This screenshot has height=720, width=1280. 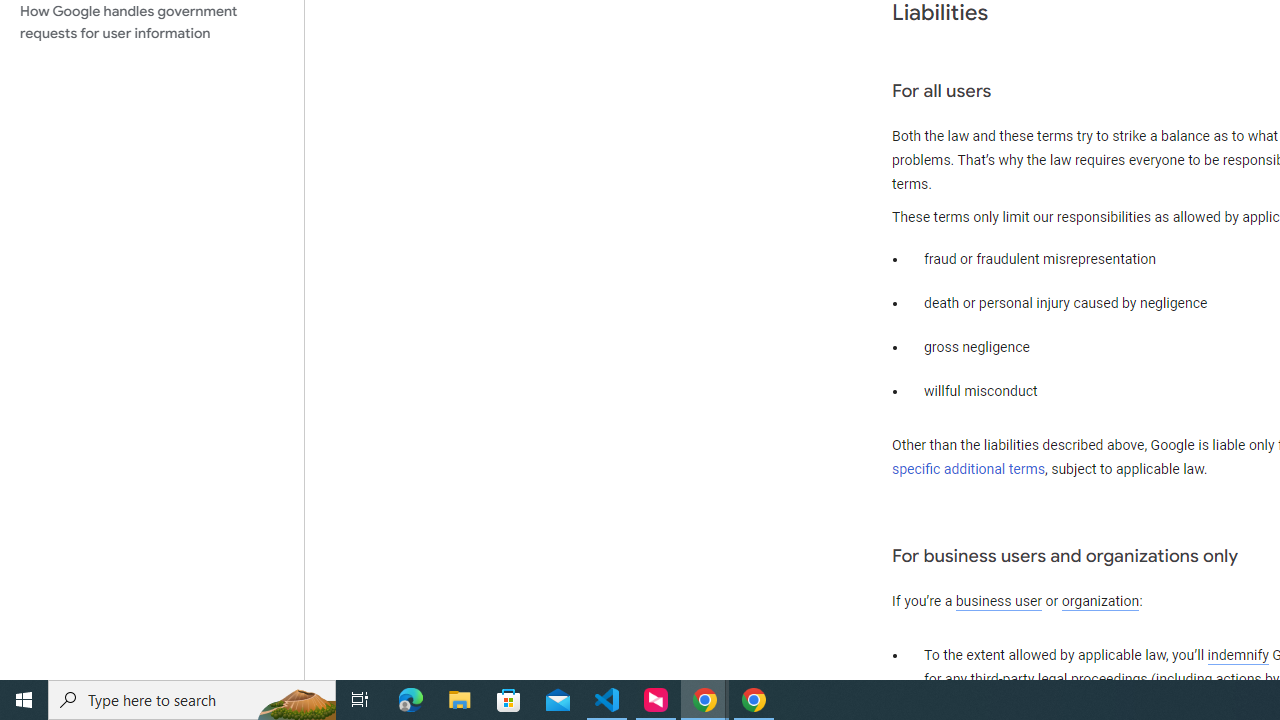 I want to click on 'business user', so click(x=999, y=601).